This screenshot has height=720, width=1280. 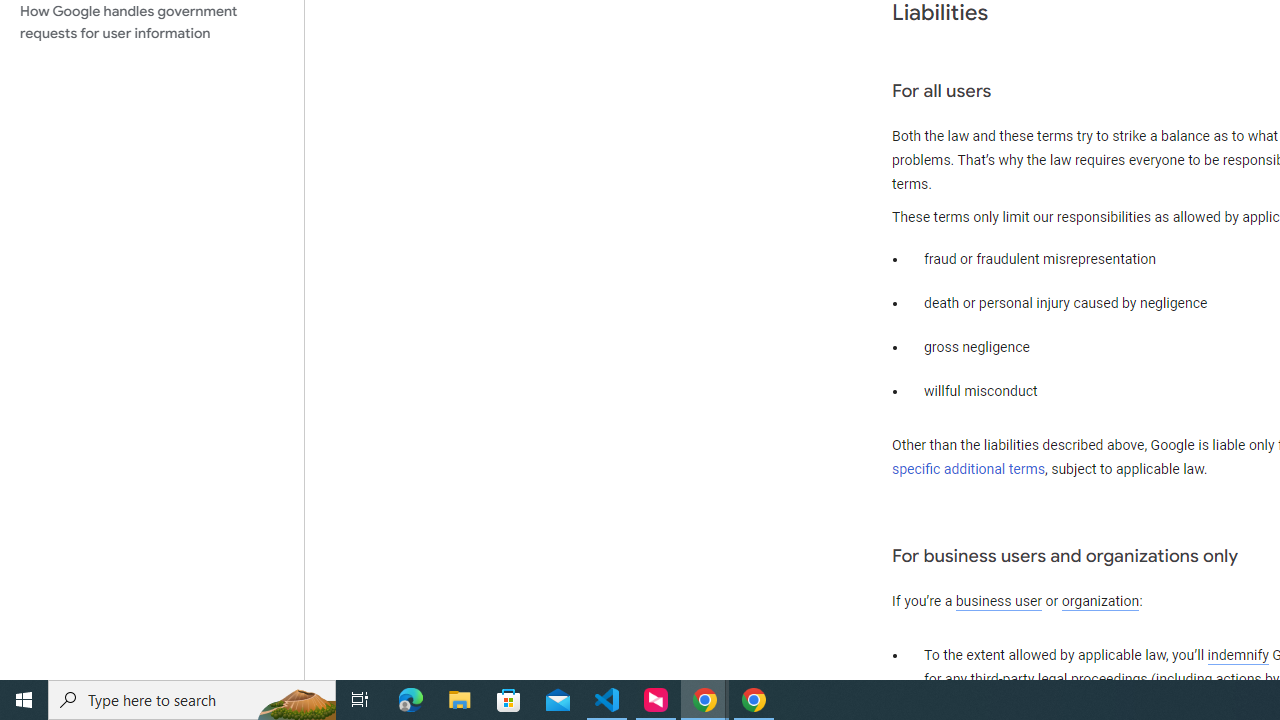 I want to click on 'business user', so click(x=999, y=601).